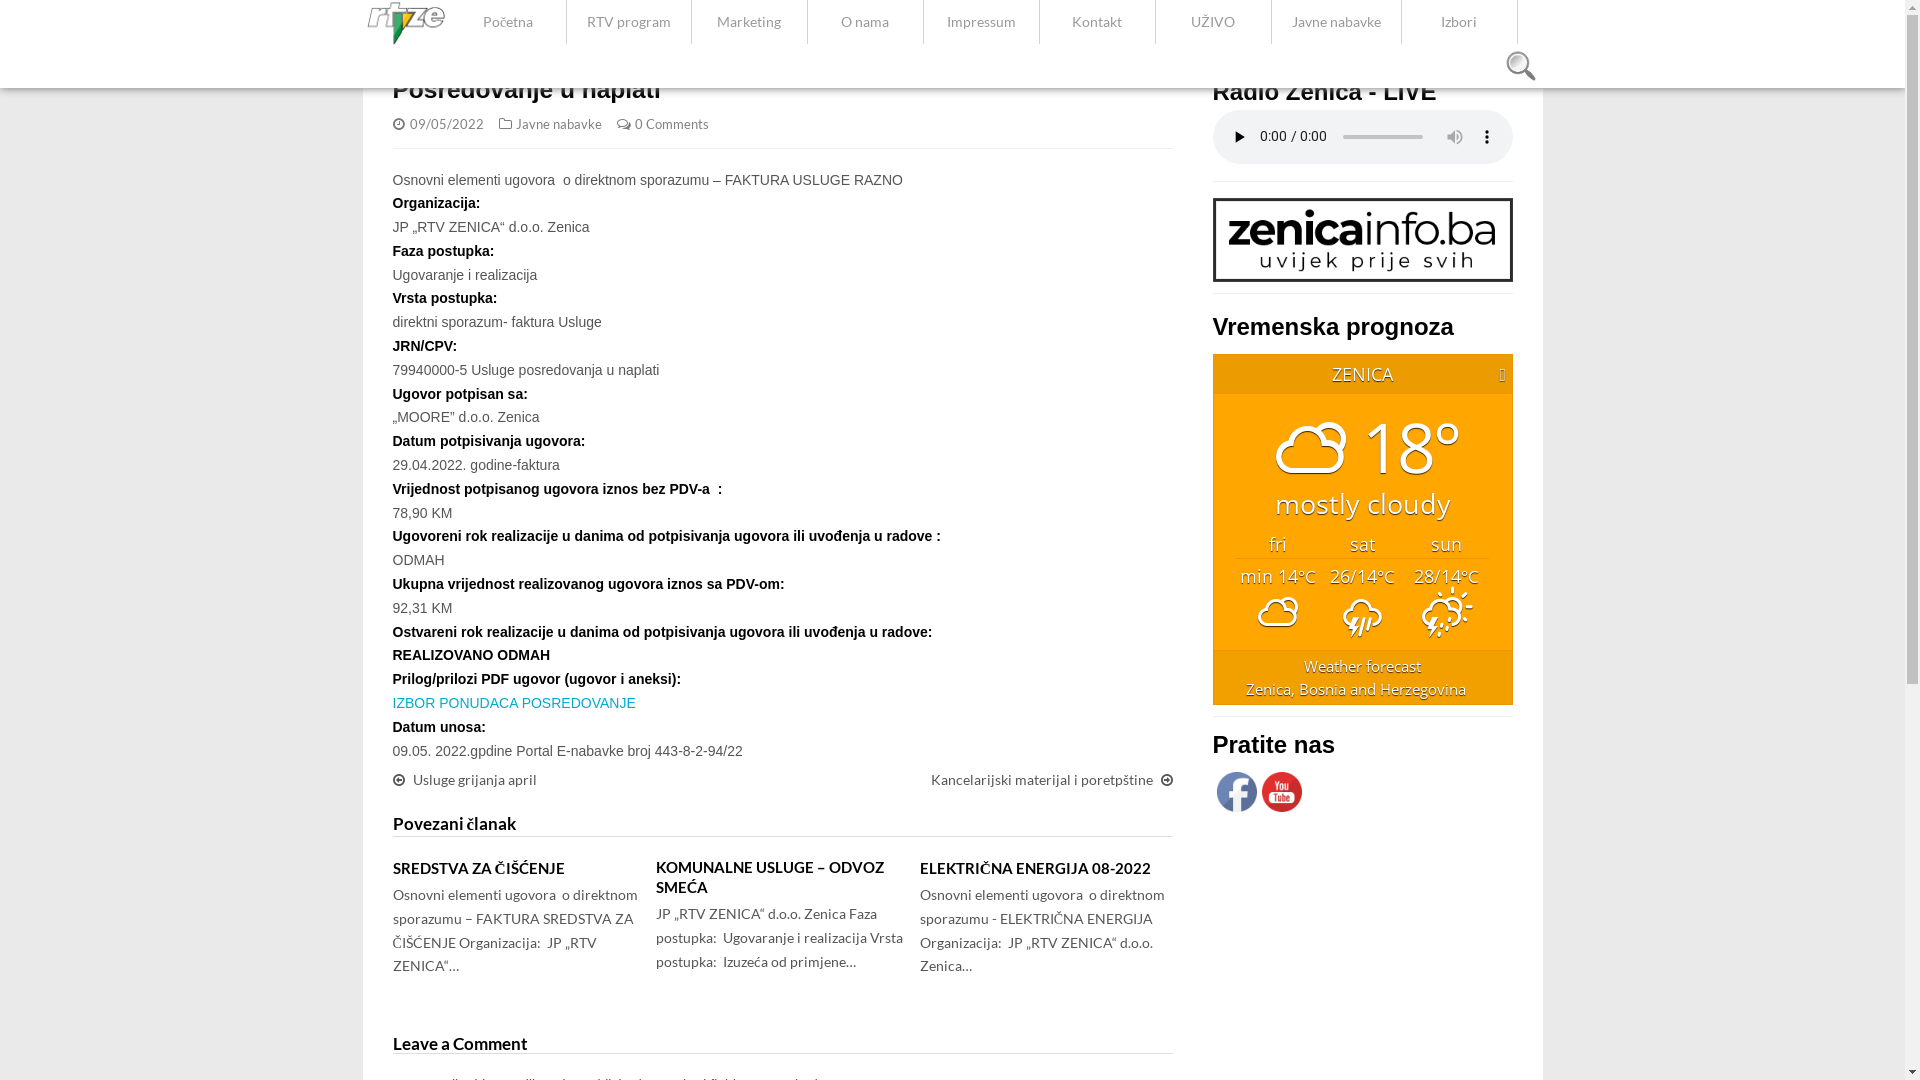 This screenshot has height=1080, width=1920. Describe the element at coordinates (865, 22) in the screenshot. I see `'O nama'` at that location.